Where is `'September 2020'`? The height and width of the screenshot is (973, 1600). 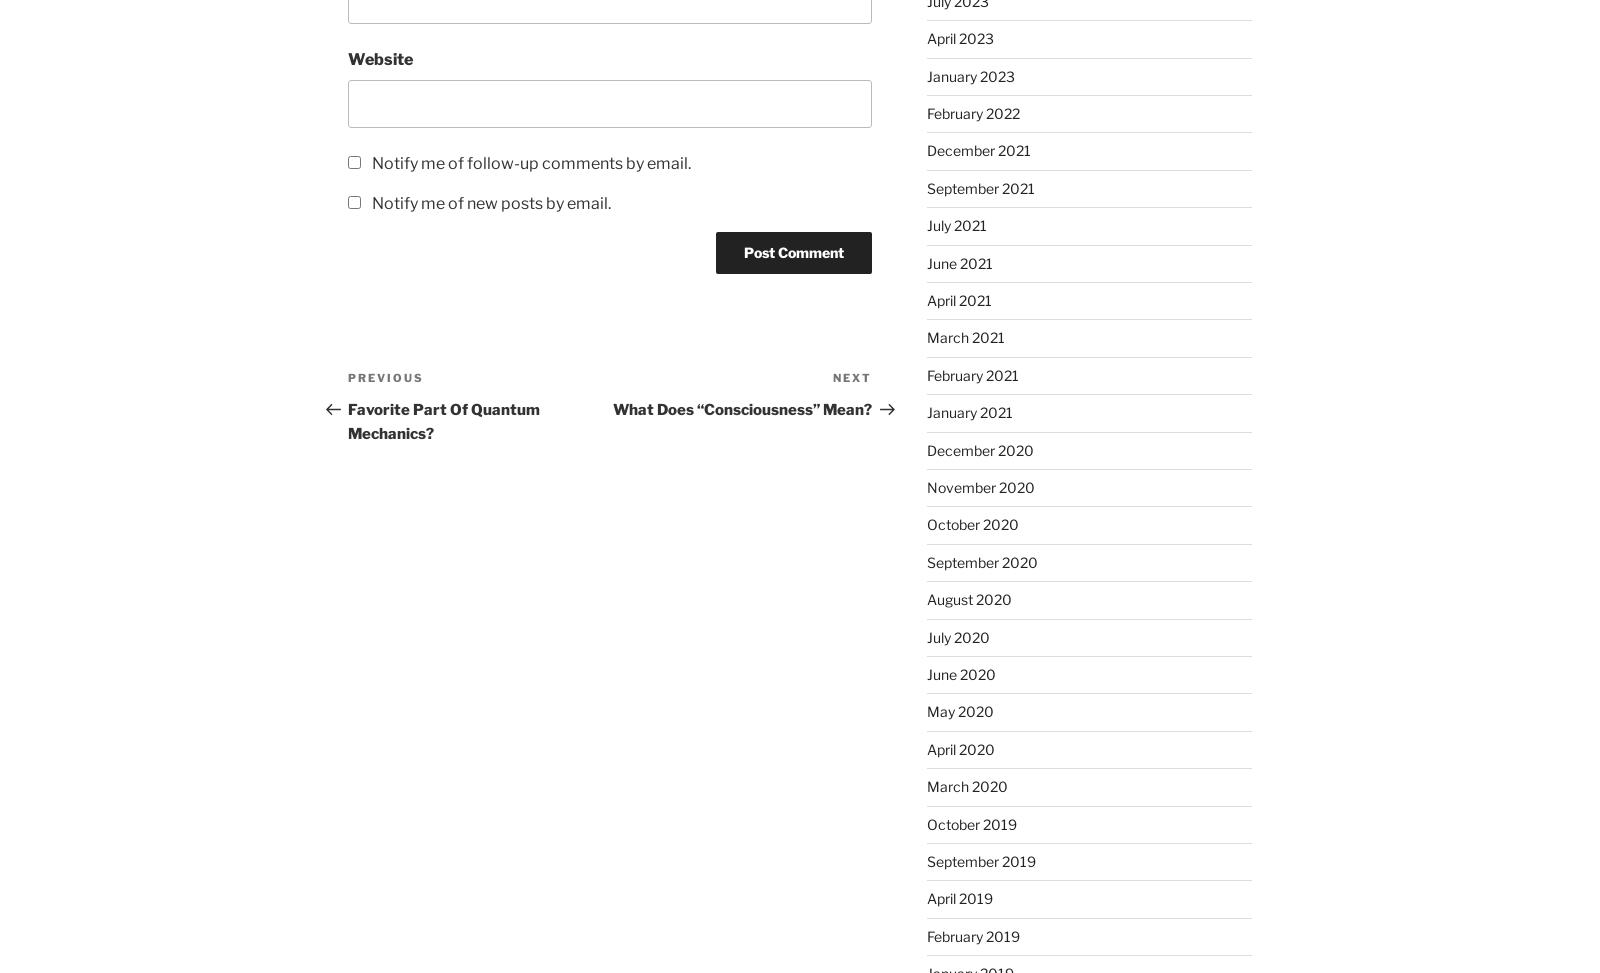 'September 2020' is located at coordinates (980, 561).